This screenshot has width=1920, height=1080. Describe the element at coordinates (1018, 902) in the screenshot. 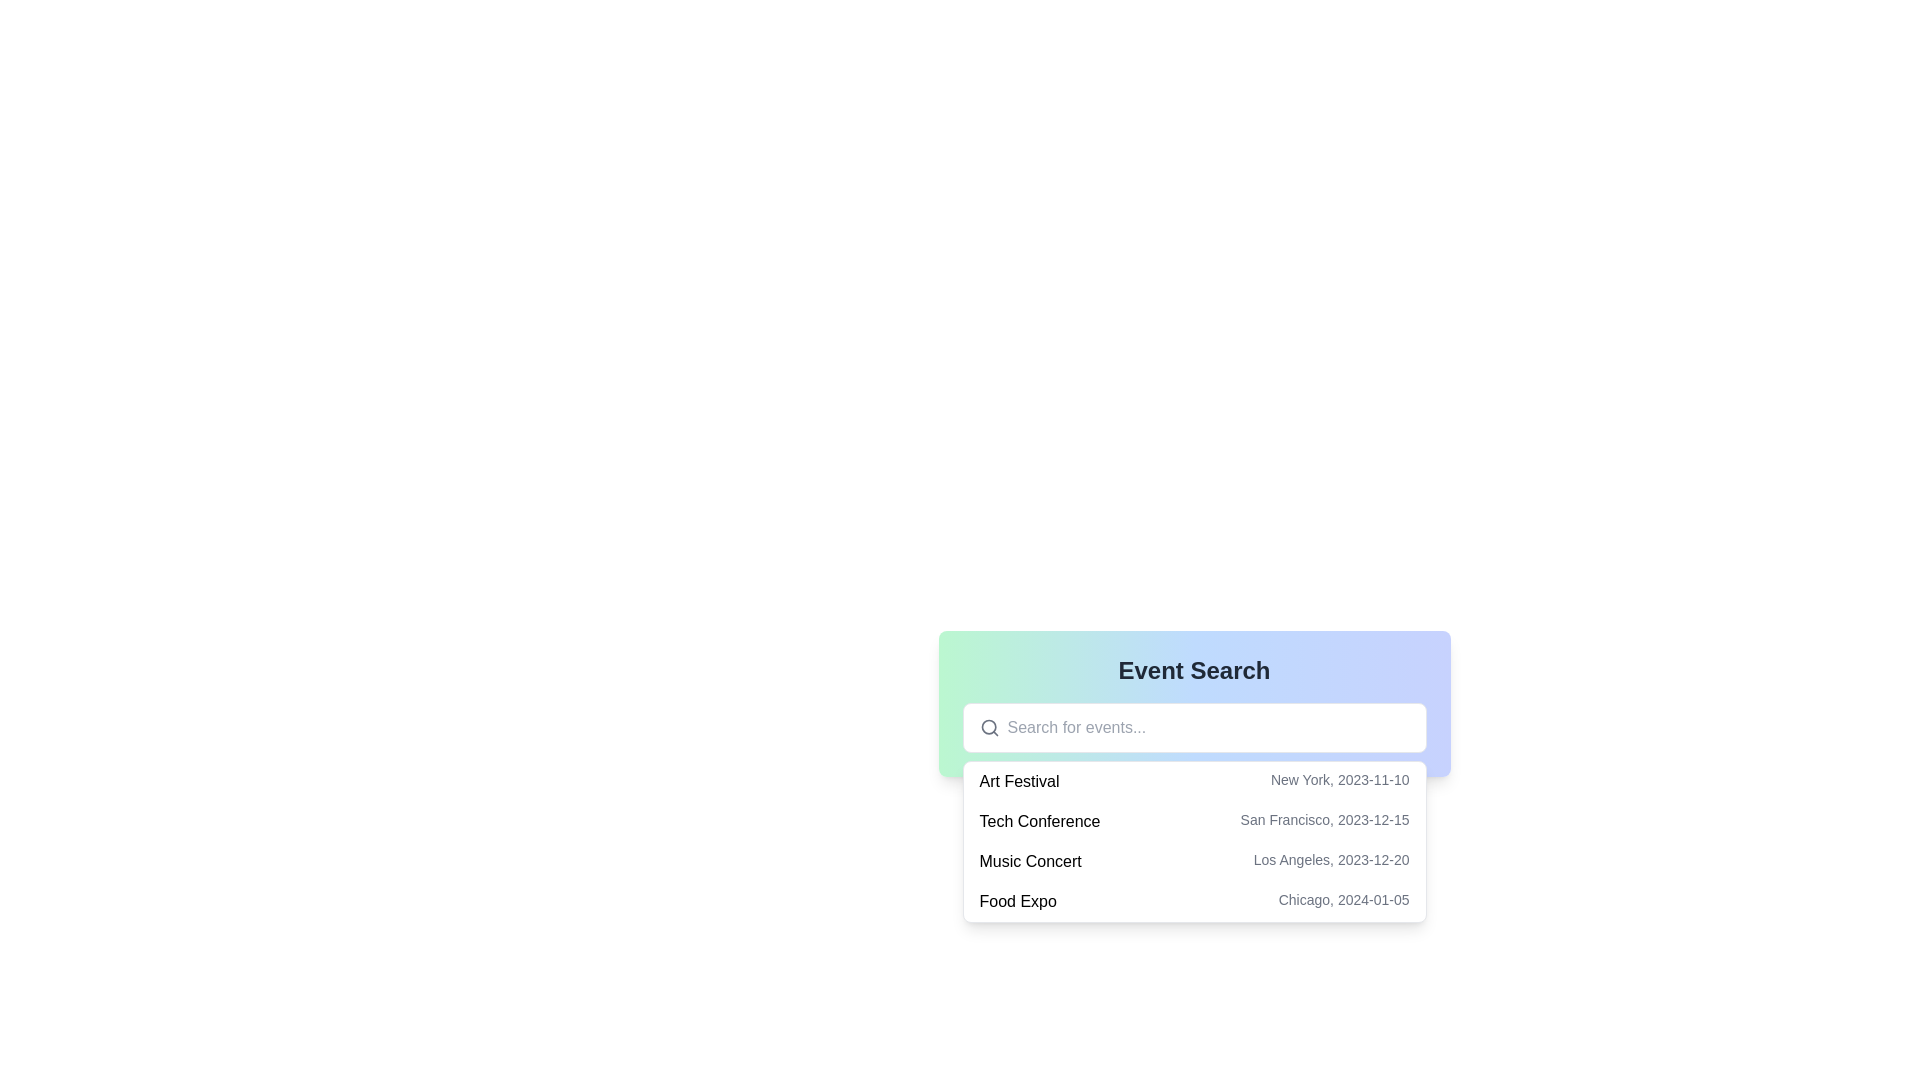

I see `the text label 'Food Expo' in the event list` at that location.